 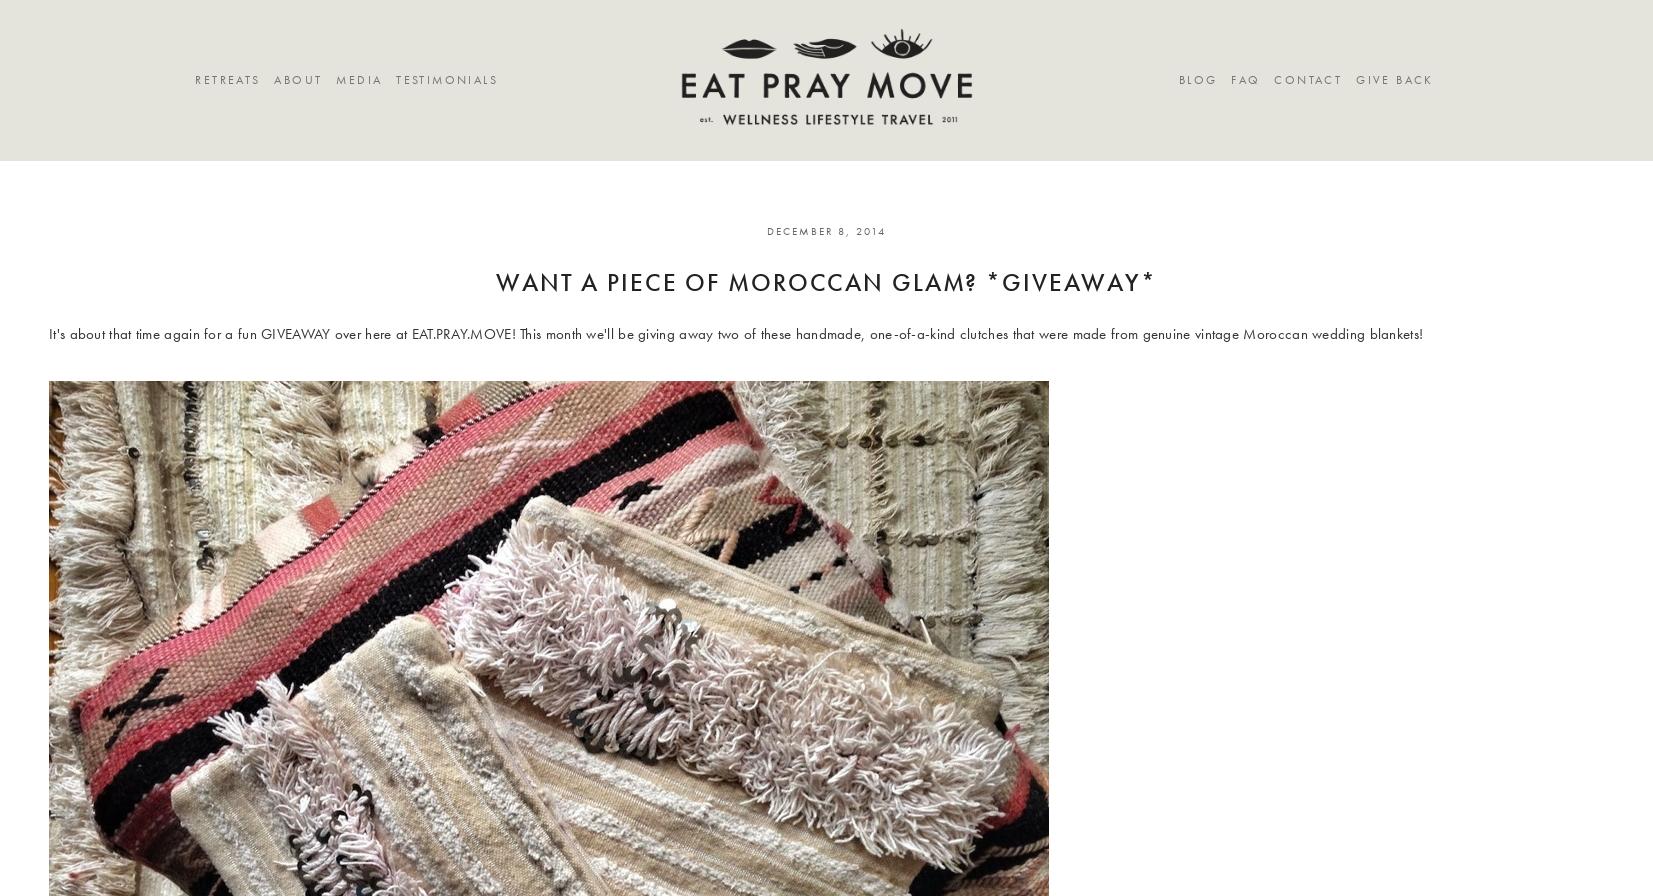 What do you see at coordinates (825, 282) in the screenshot?
I see `'Want a Piece of Moroccan Glam? *GIVEAWAY*'` at bounding box center [825, 282].